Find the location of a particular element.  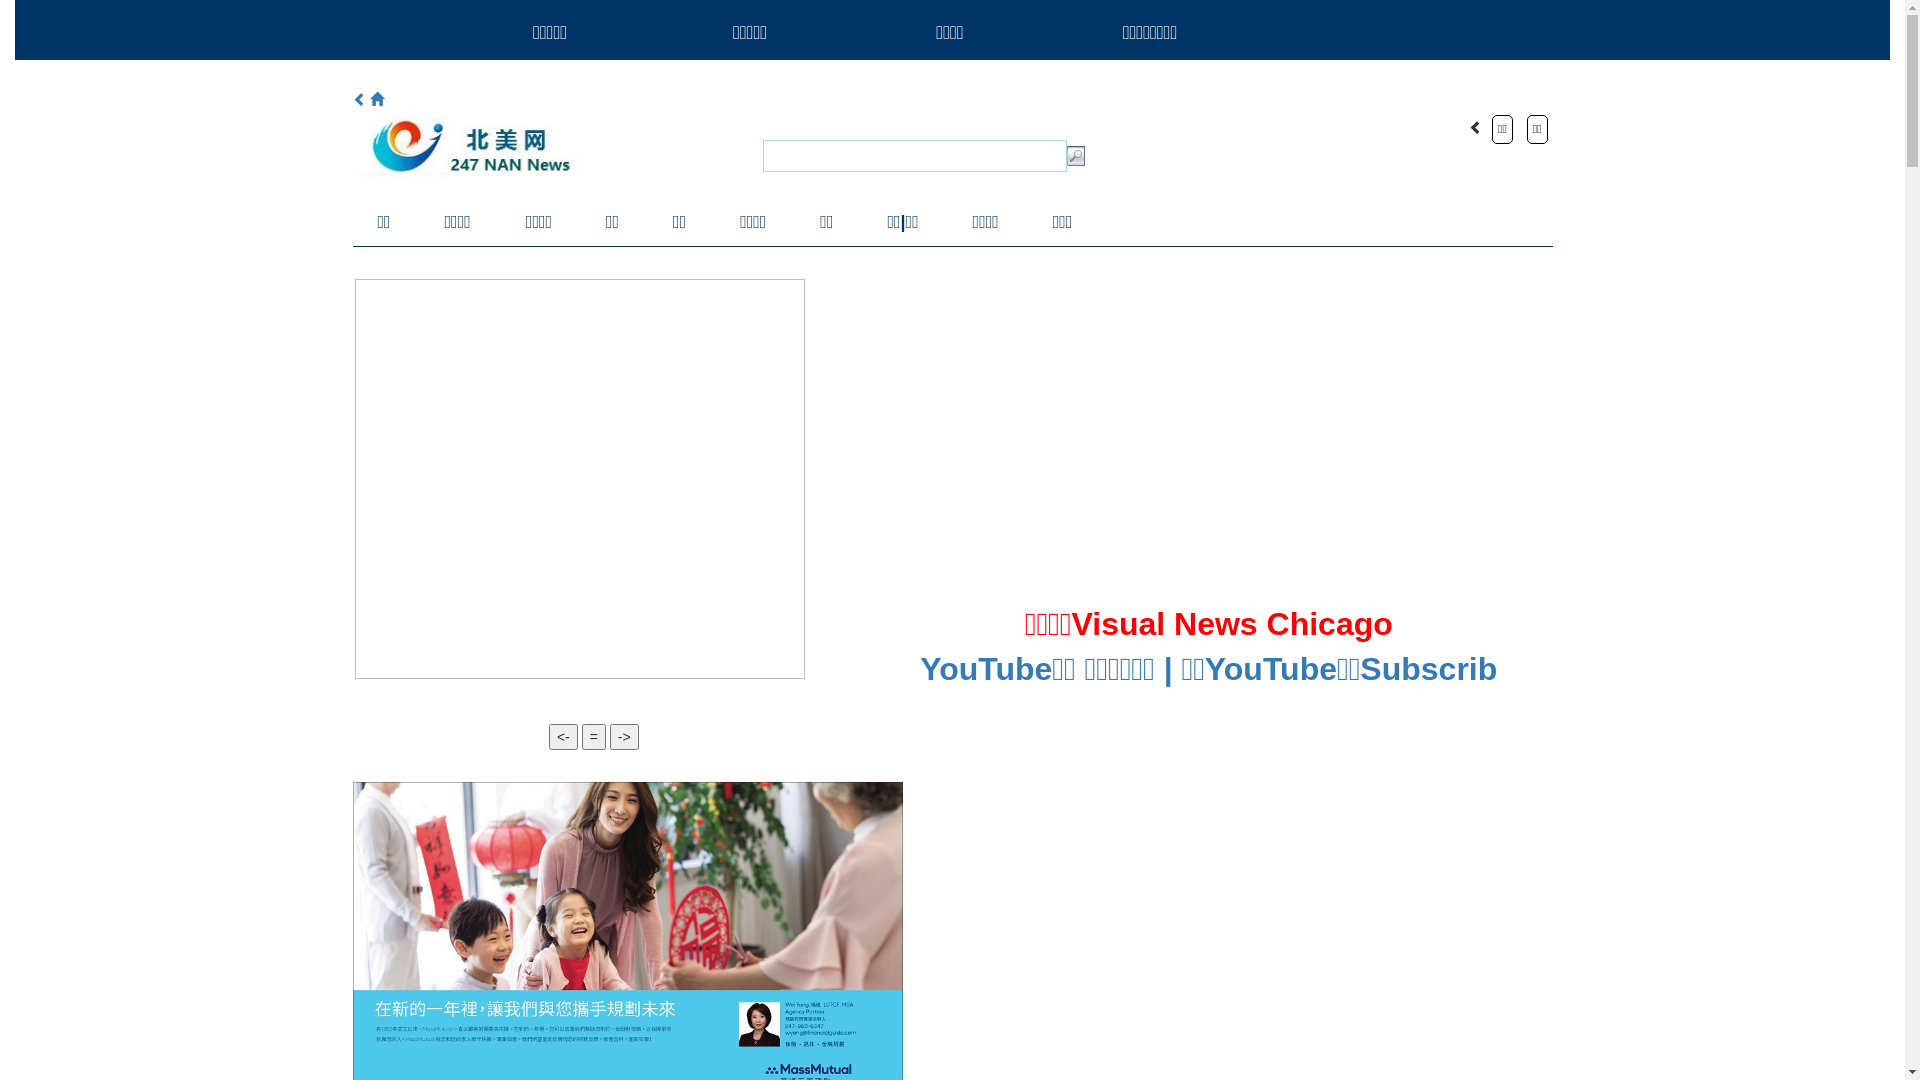

'=' is located at coordinates (593, 736).